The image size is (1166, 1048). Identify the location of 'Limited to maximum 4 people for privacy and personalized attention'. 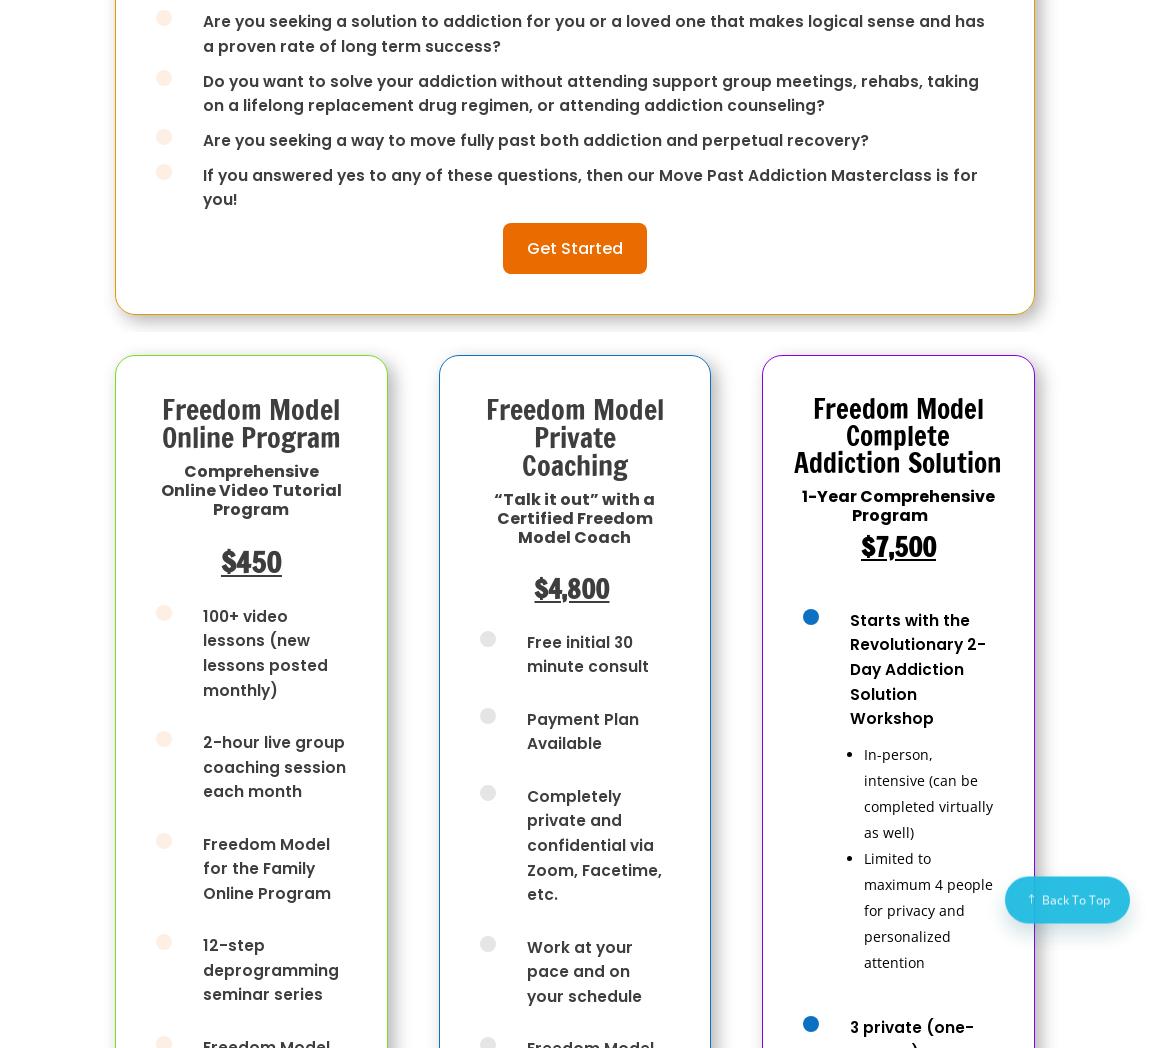
(927, 908).